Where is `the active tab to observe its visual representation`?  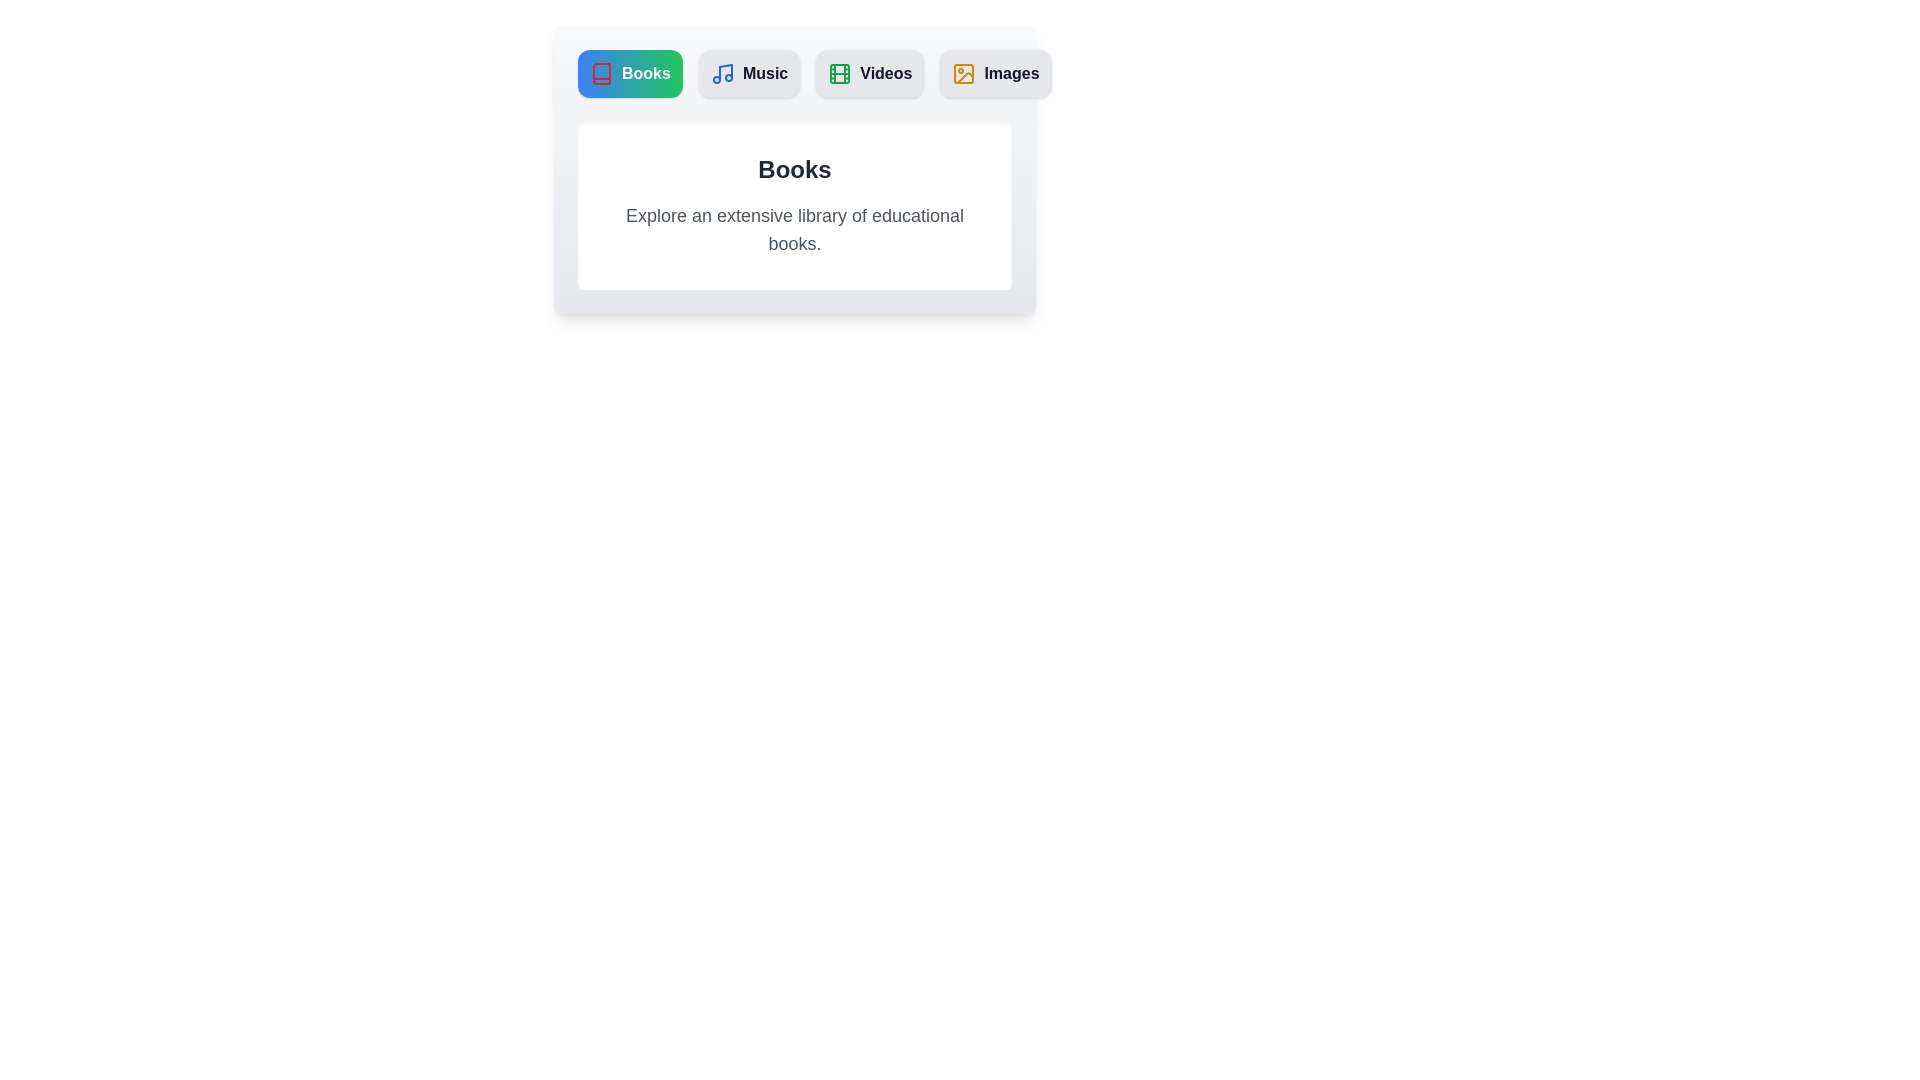
the active tab to observe its visual representation is located at coordinates (628, 72).